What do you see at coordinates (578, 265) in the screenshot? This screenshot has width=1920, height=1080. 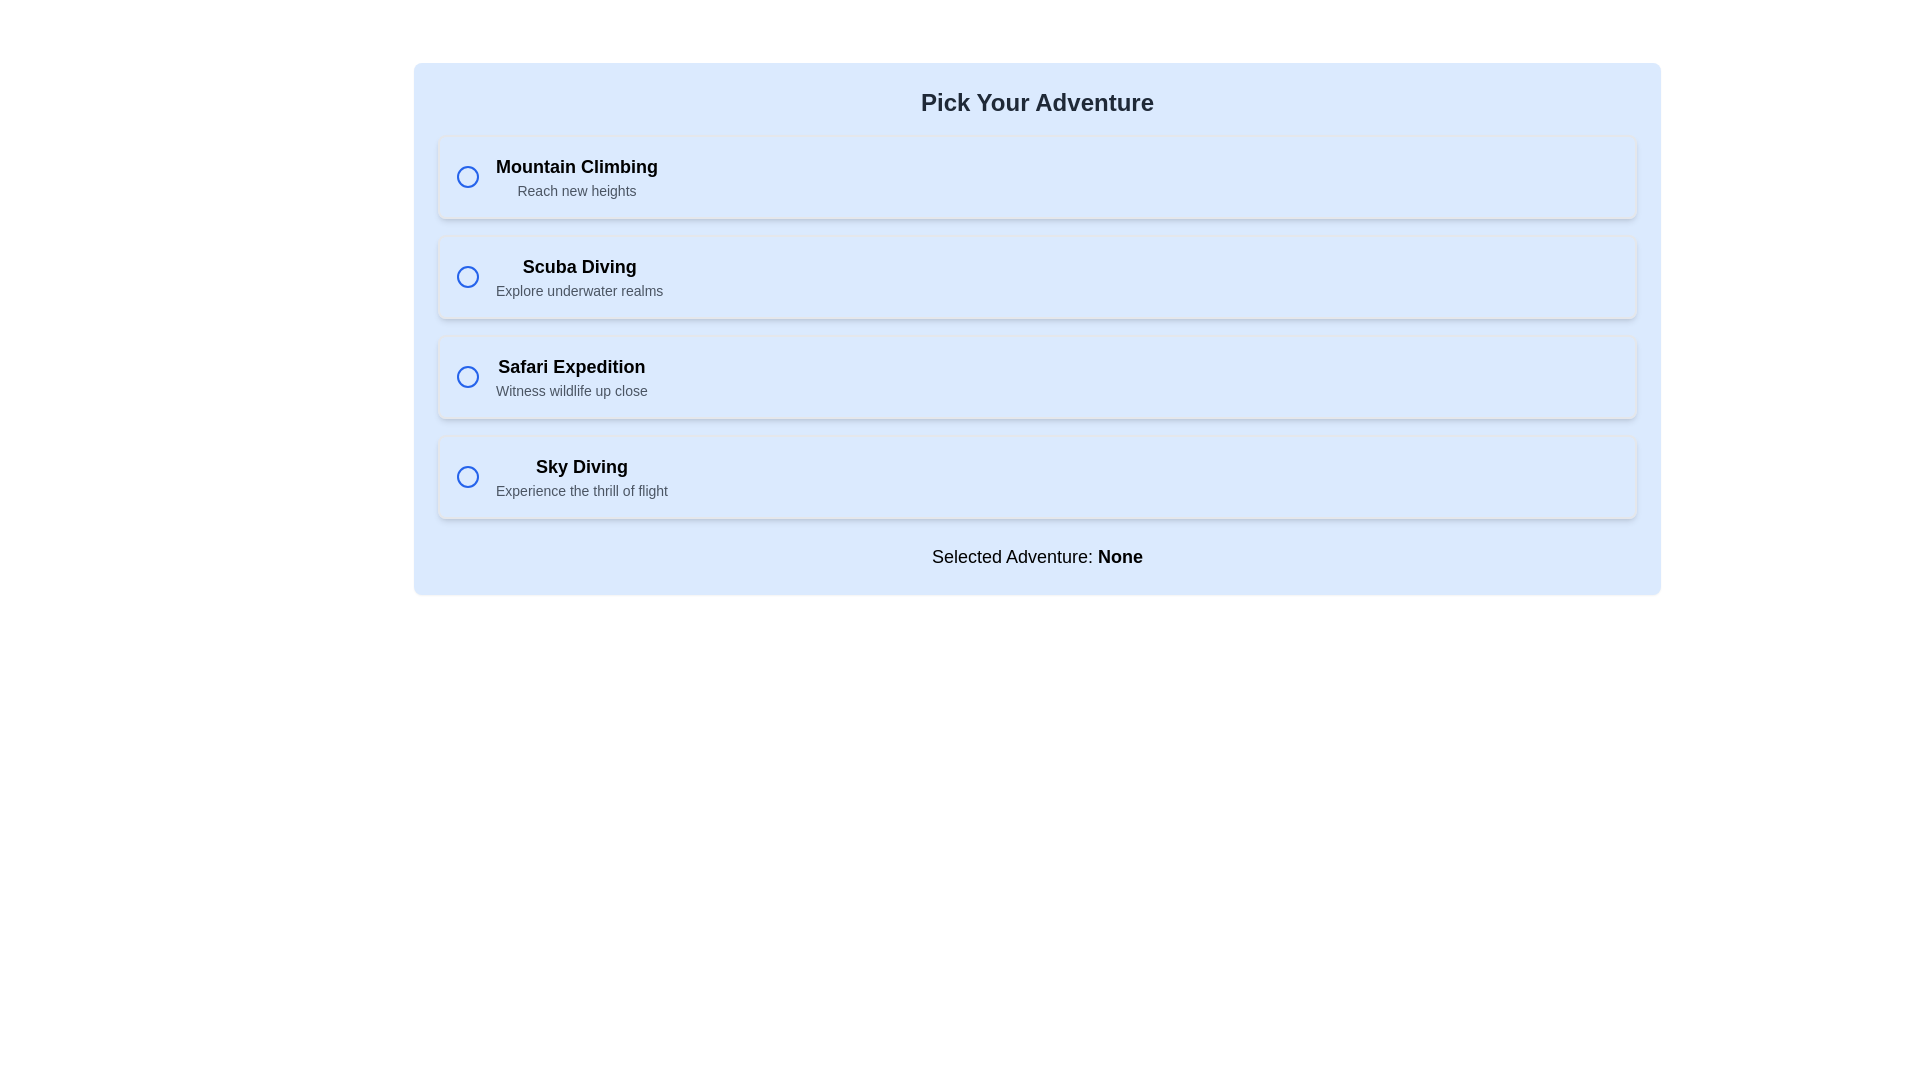 I see `static text label element displaying 'Scuba Diving', which is bold and larger than surrounding text, located within a blue background panel, above the caption 'Explore underwater realms'` at bounding box center [578, 265].